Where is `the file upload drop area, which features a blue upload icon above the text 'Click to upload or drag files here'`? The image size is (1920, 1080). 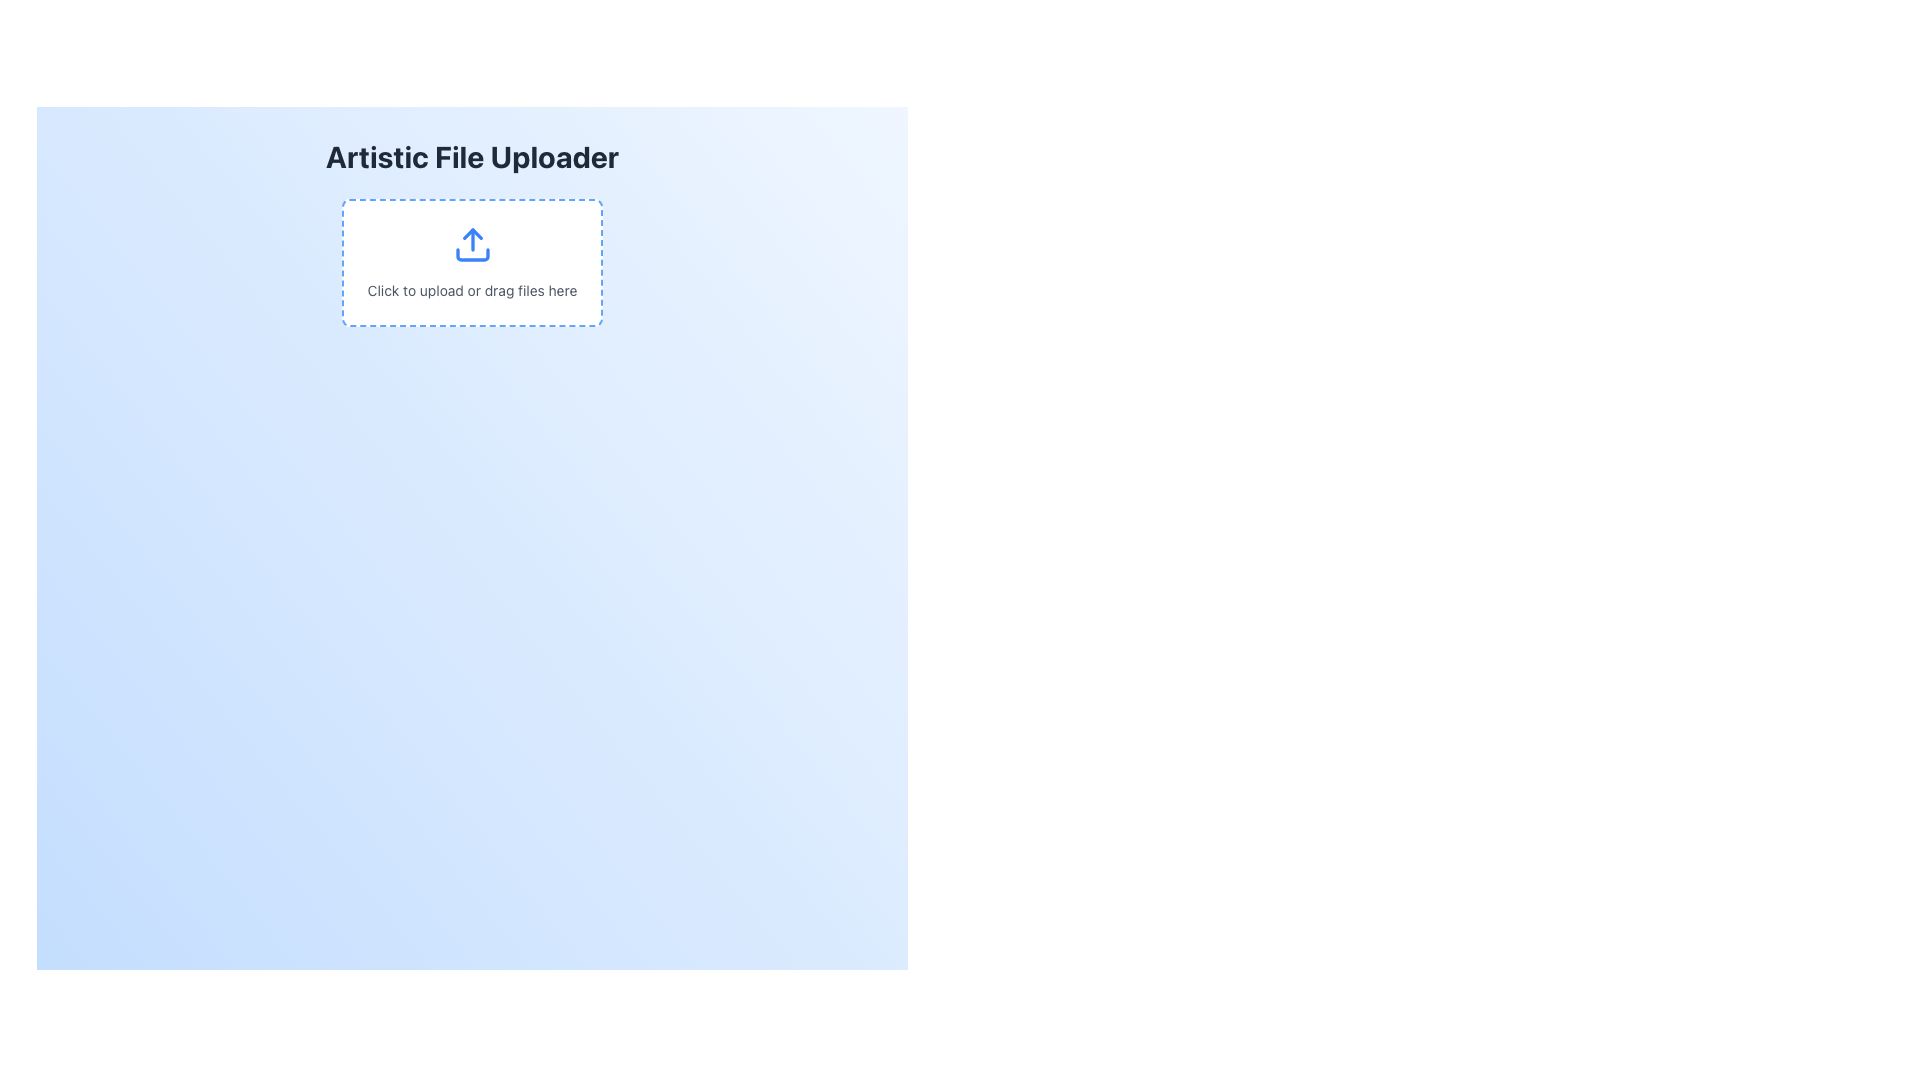
the file upload drop area, which features a blue upload icon above the text 'Click to upload or drag files here' is located at coordinates (471, 261).